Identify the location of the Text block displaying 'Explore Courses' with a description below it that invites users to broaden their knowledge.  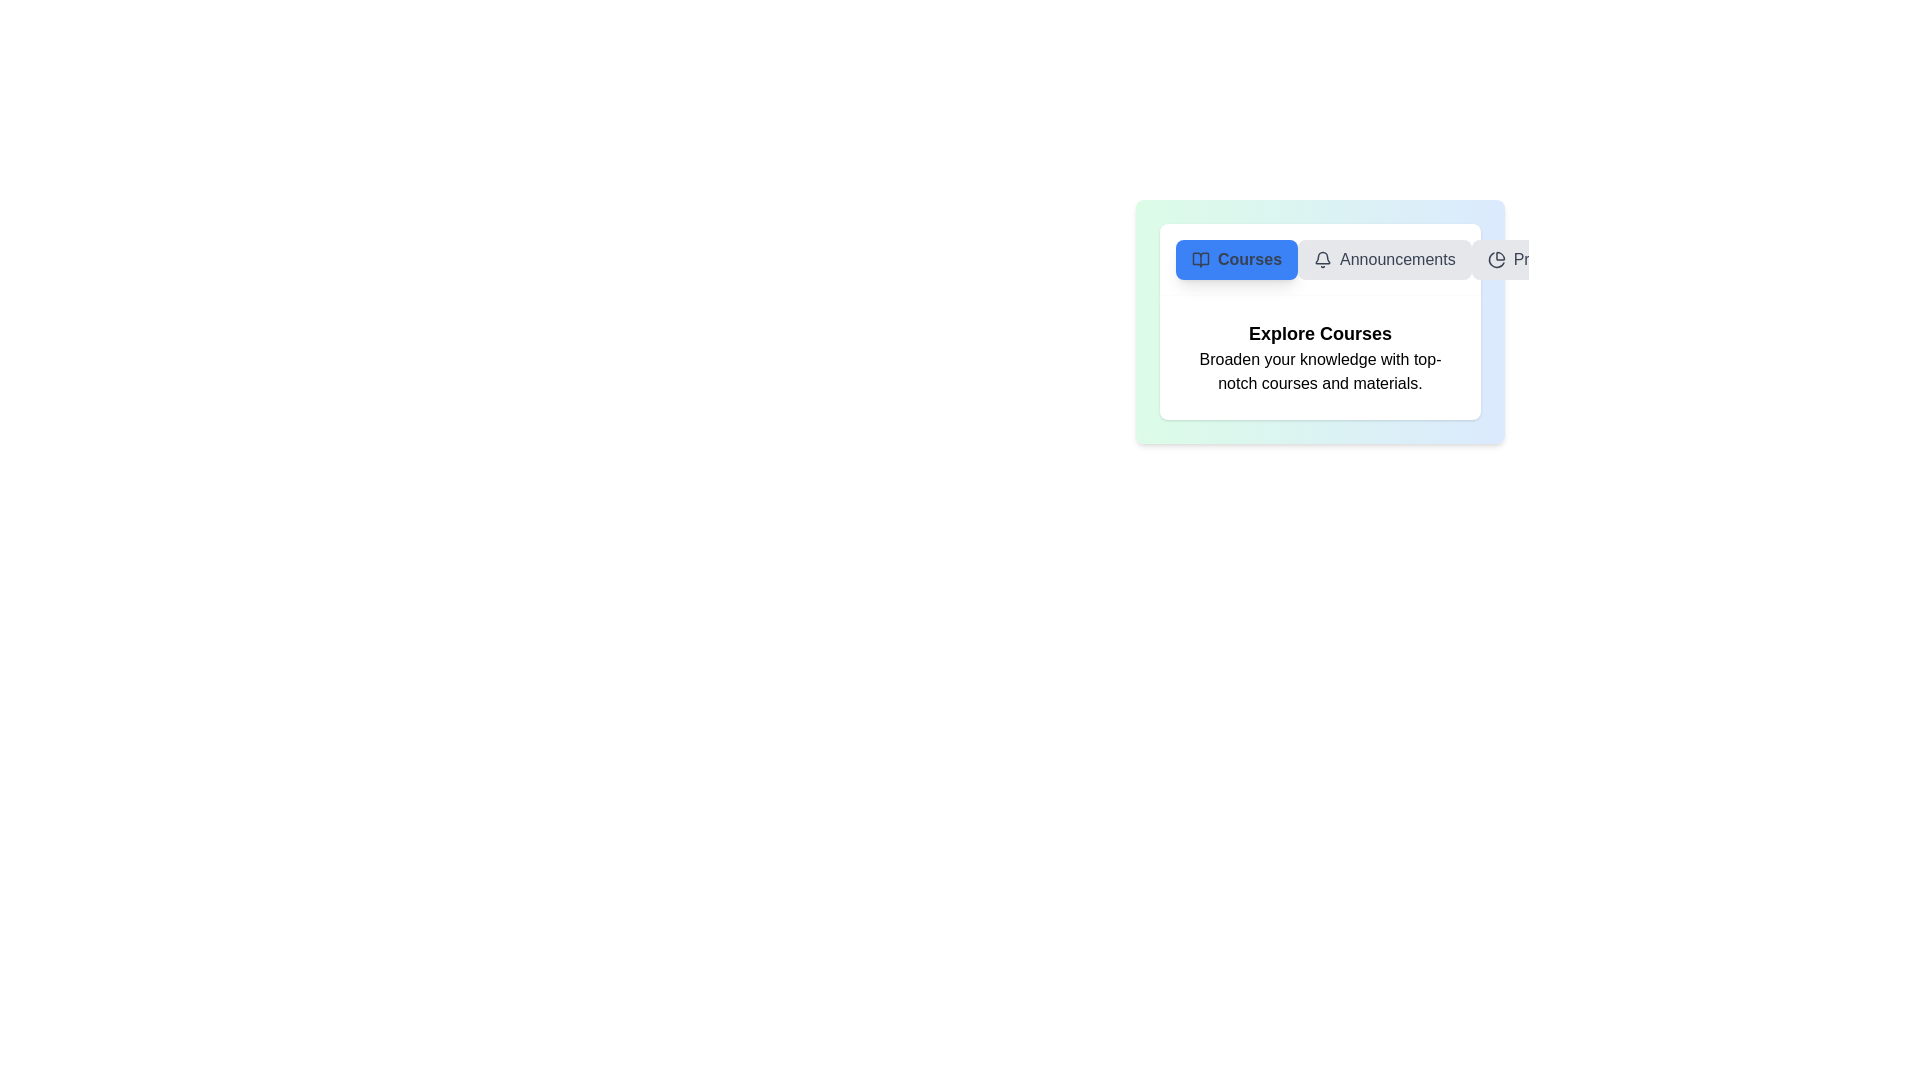
(1320, 357).